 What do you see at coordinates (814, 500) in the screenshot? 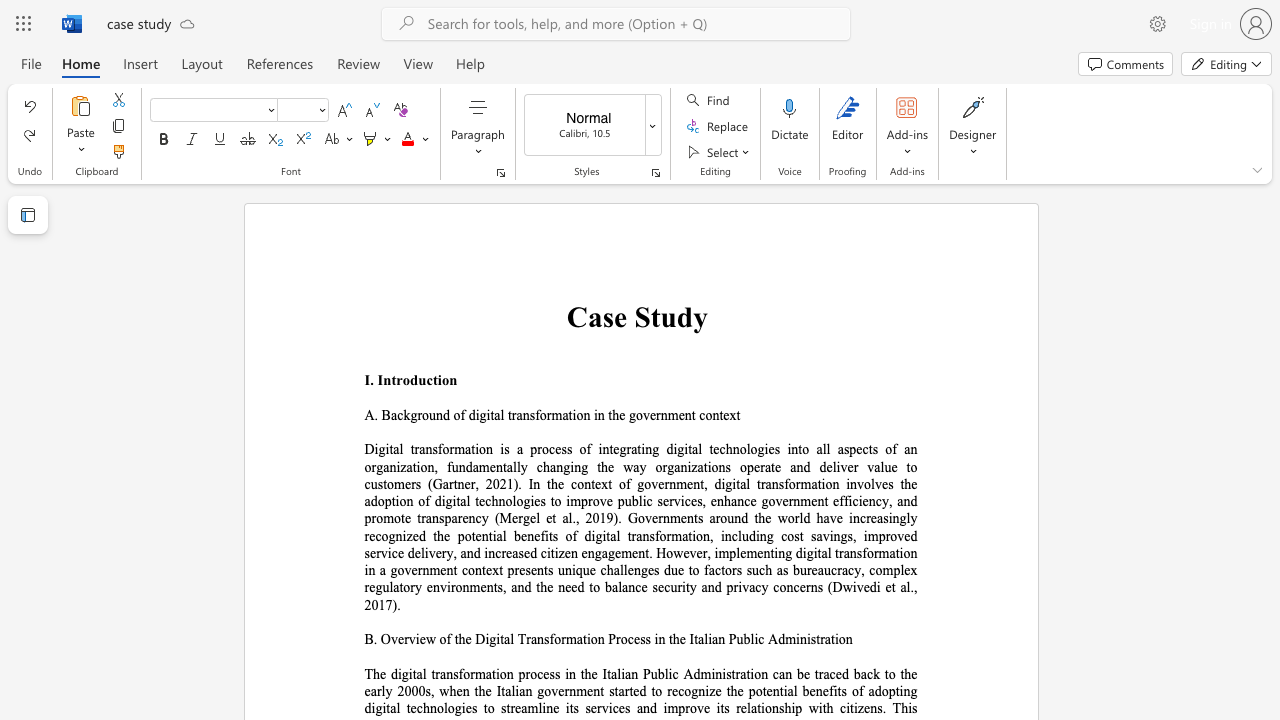
I see `the 29th character "e" in the text` at bounding box center [814, 500].